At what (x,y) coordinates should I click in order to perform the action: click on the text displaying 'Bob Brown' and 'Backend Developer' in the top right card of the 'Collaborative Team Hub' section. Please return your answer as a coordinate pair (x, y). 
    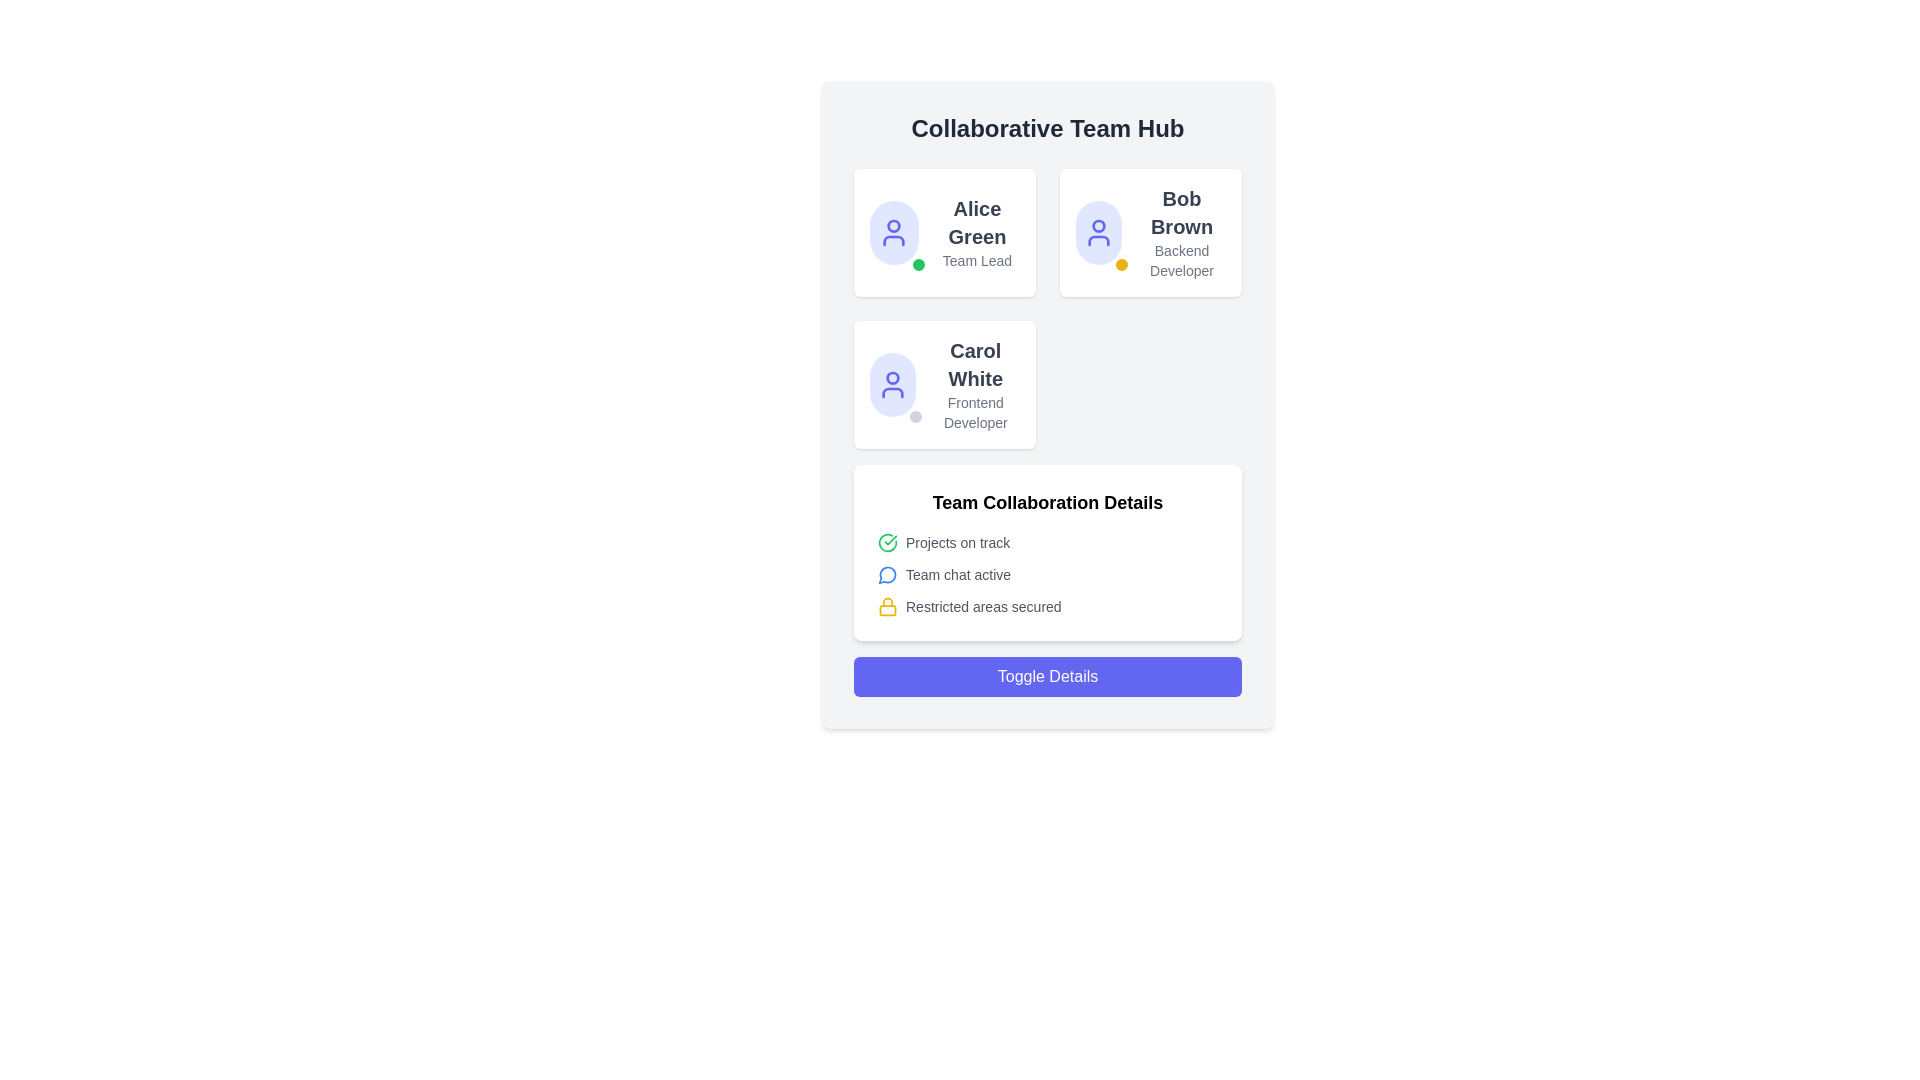
    Looking at the image, I should click on (1181, 231).